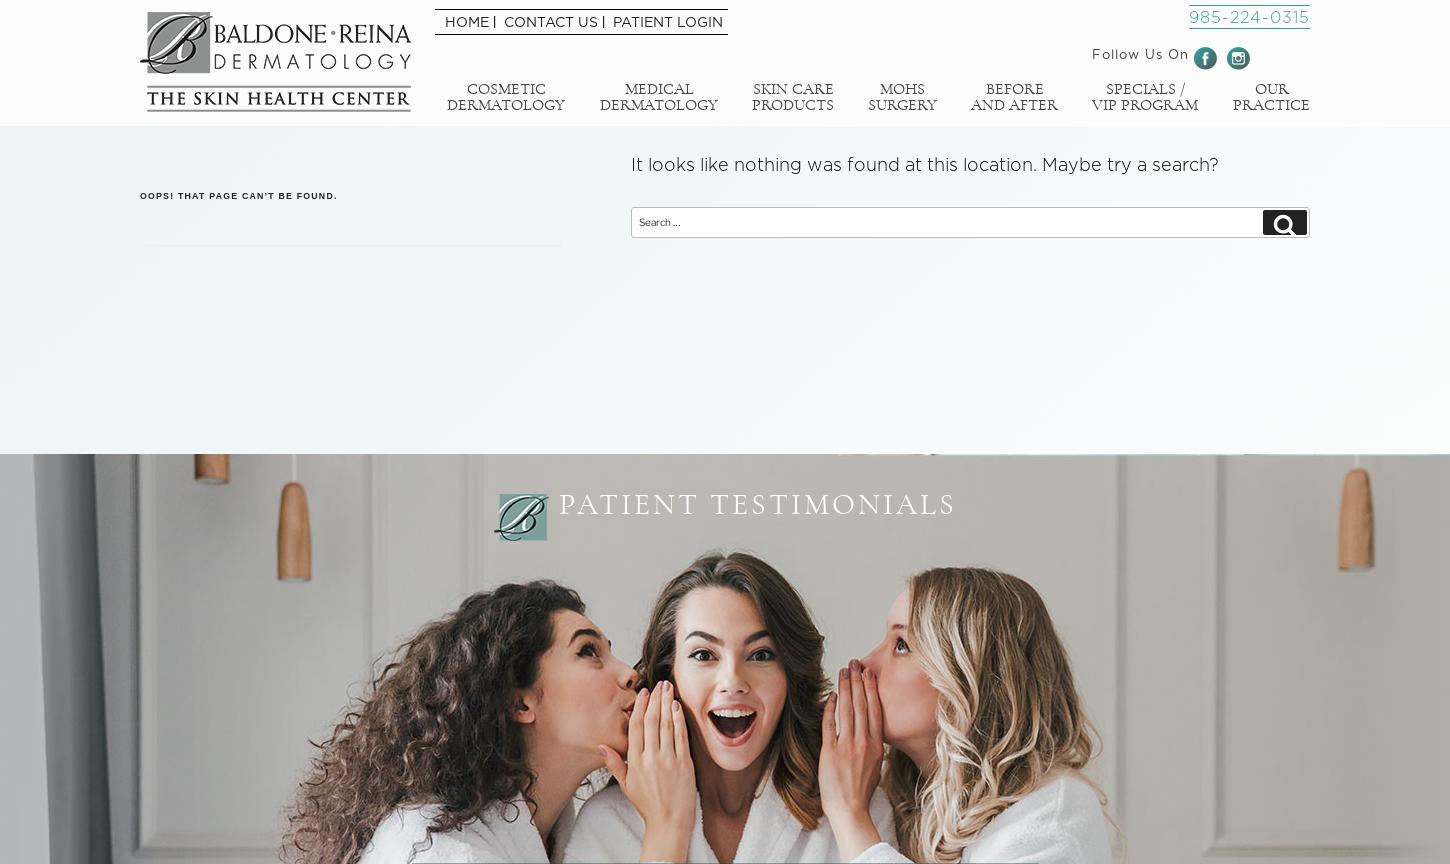 The height and width of the screenshot is (864, 1450). Describe the element at coordinates (657, 88) in the screenshot. I see `'Medical'` at that location.